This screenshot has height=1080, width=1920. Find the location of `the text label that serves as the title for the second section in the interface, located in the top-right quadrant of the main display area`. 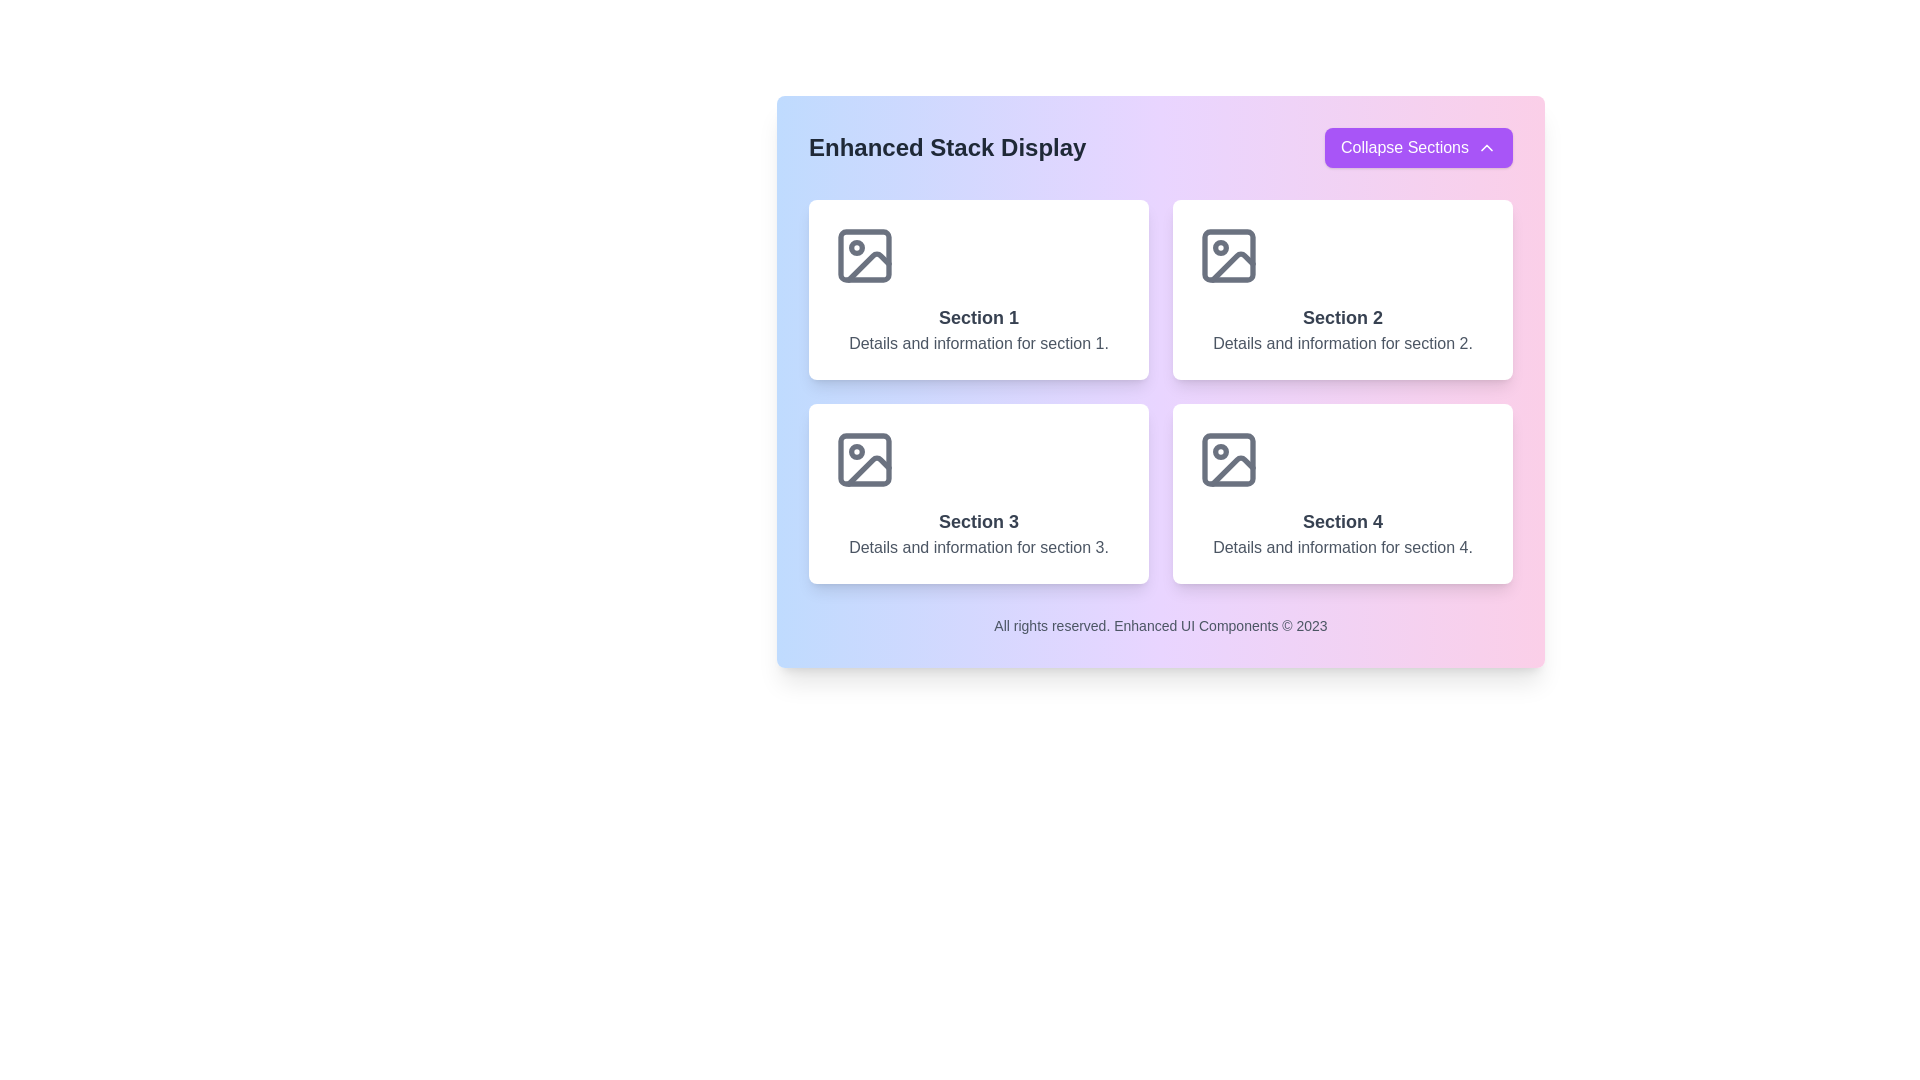

the text label that serves as the title for the second section in the interface, located in the top-right quadrant of the main display area is located at coordinates (1343, 316).